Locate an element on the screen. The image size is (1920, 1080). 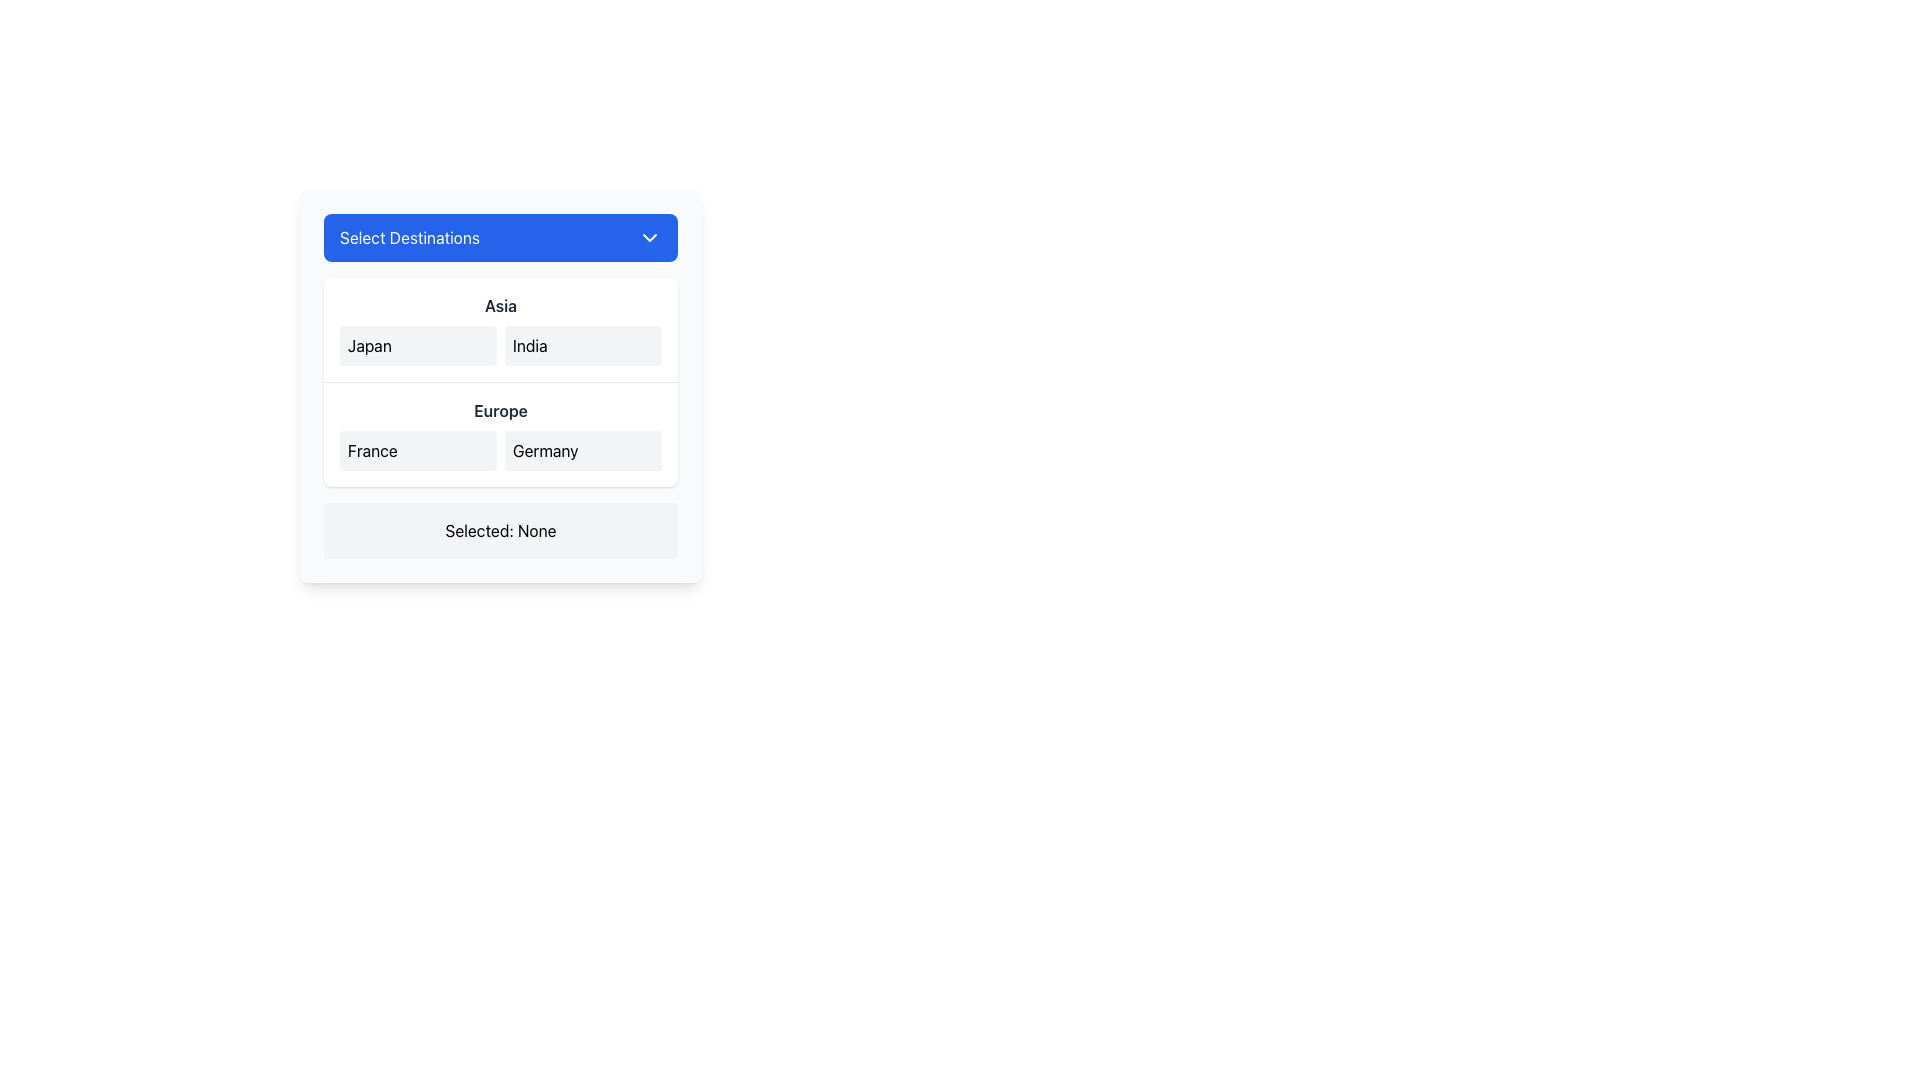
the downward-pointing chevron icon, which is white and located on the right side of the 'Select Destinations' blue button, to interact with the dropdown is located at coordinates (649, 237).